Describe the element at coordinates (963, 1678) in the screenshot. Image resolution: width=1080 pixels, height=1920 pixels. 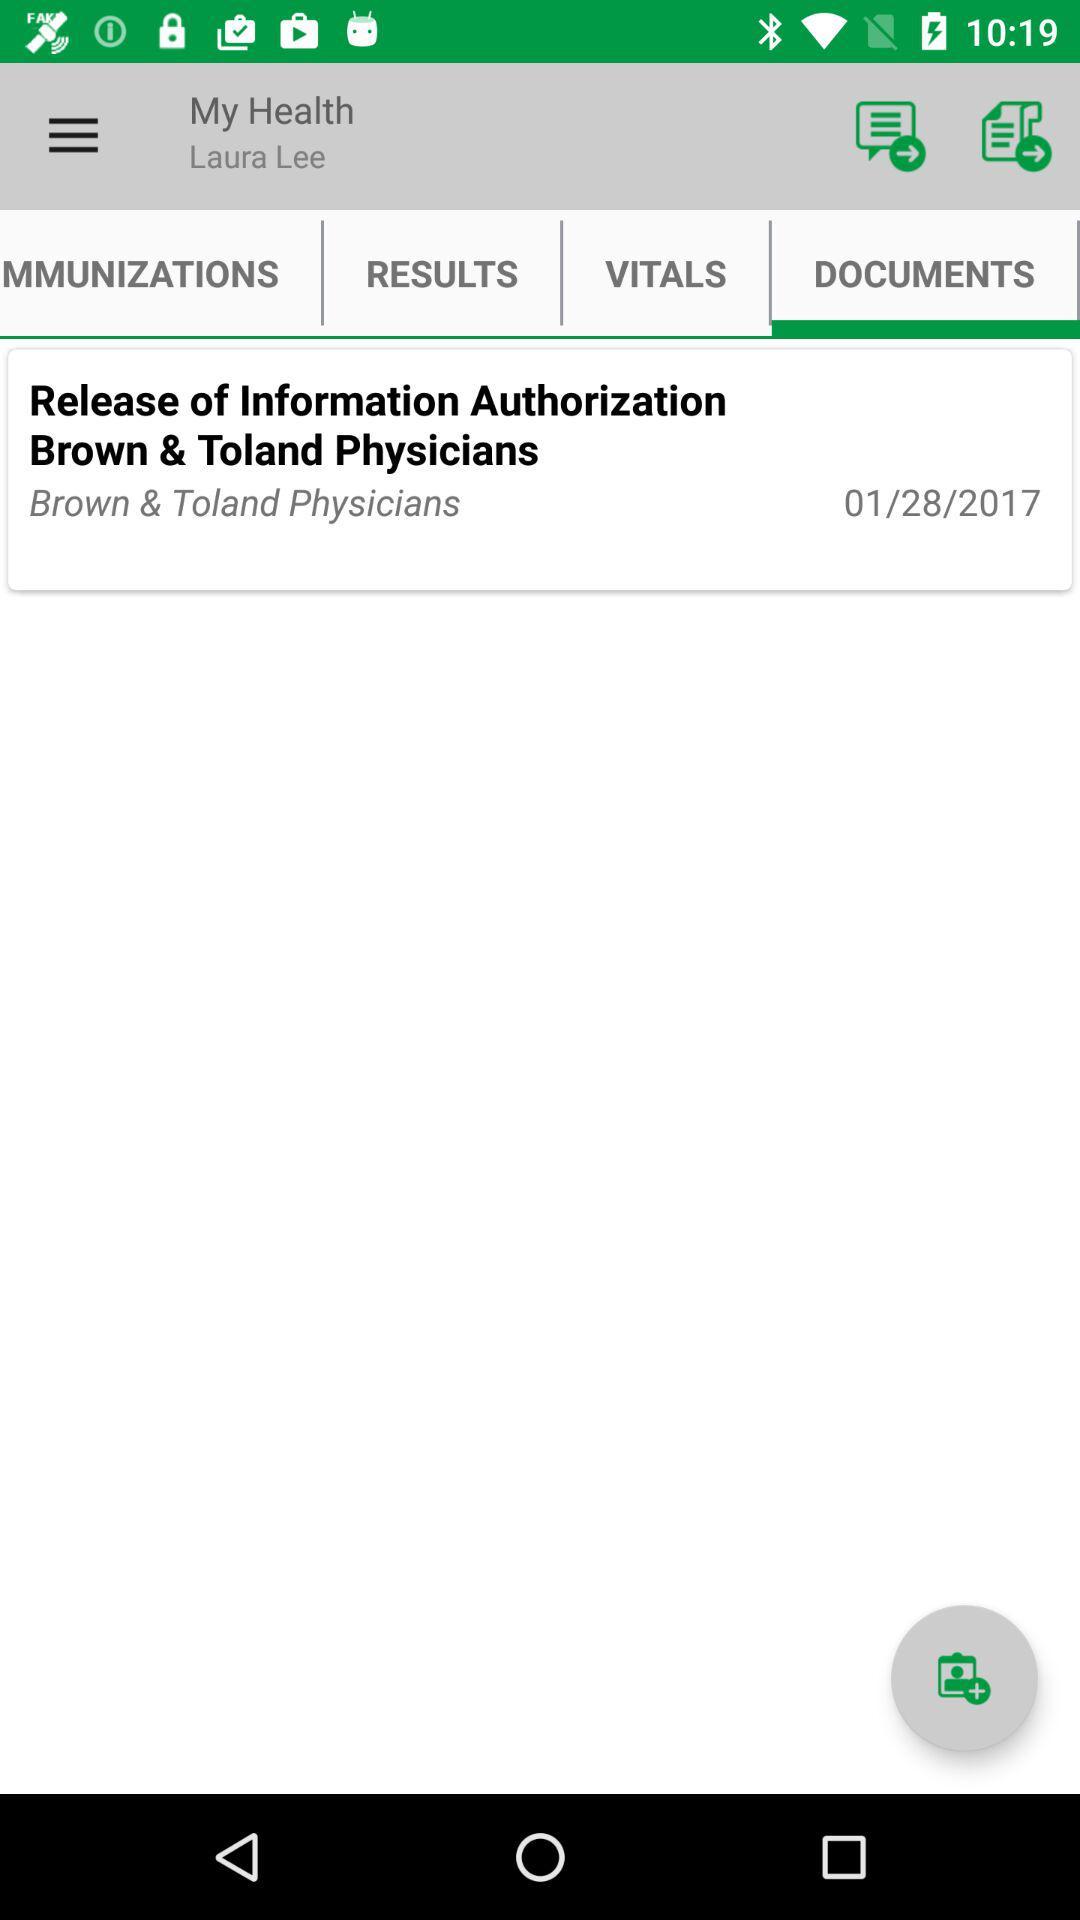
I see `icon at the bottom right corner` at that location.